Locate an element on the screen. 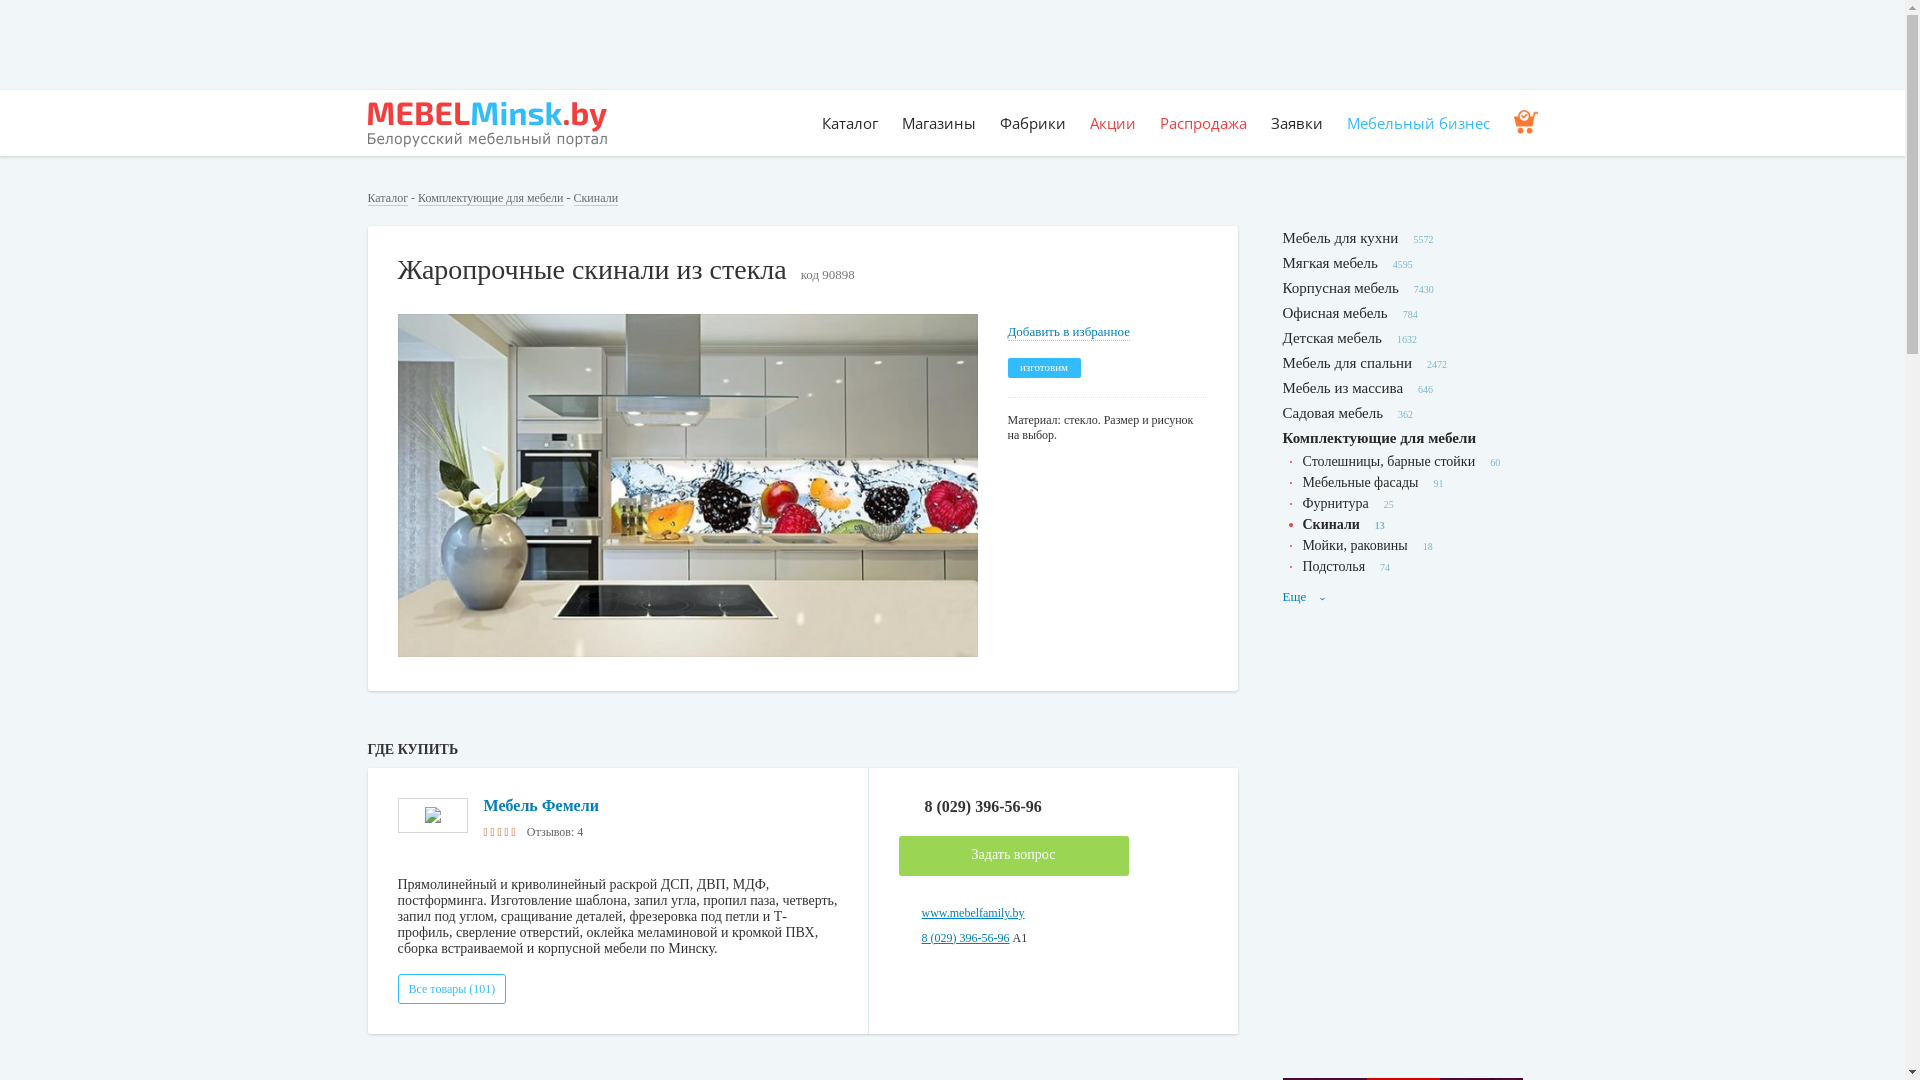  'www.mebelfamily.by' is located at coordinates (920, 913).